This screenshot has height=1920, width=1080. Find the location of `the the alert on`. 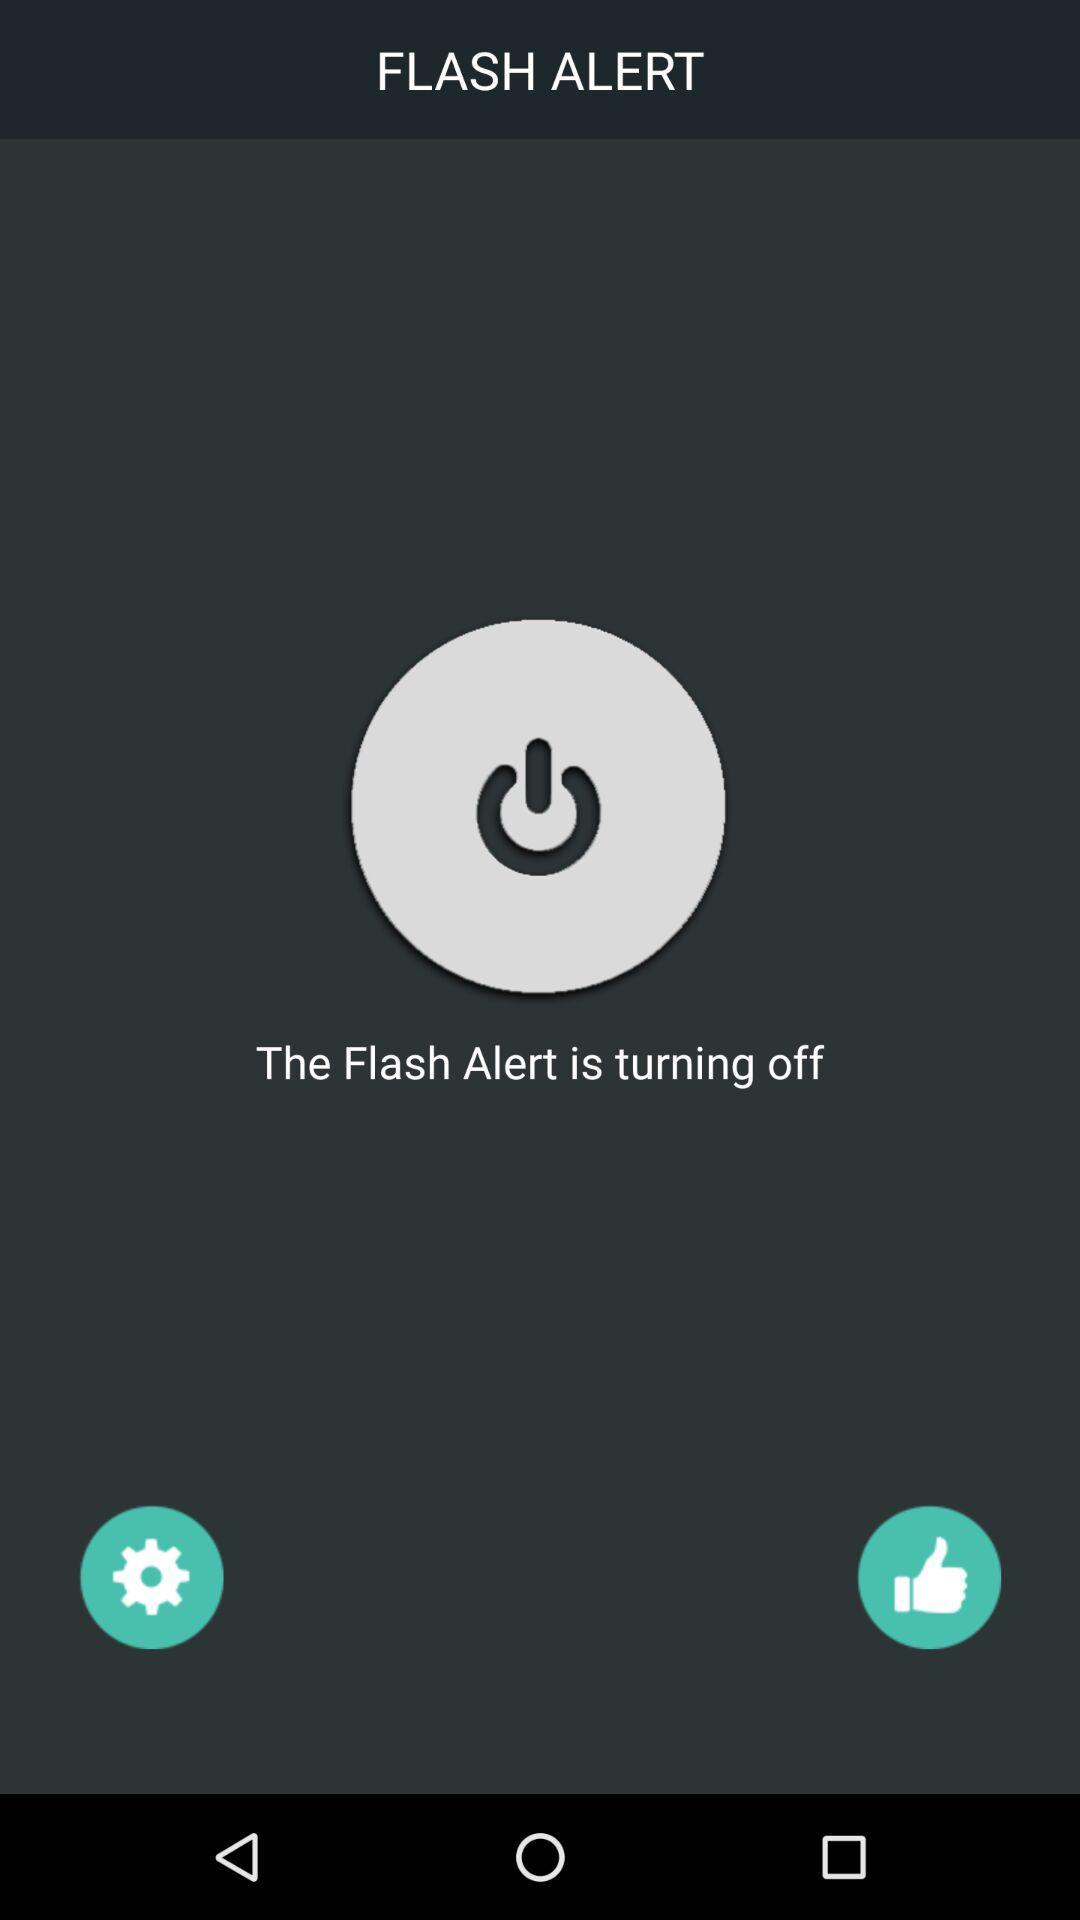

the the alert on is located at coordinates (538, 808).